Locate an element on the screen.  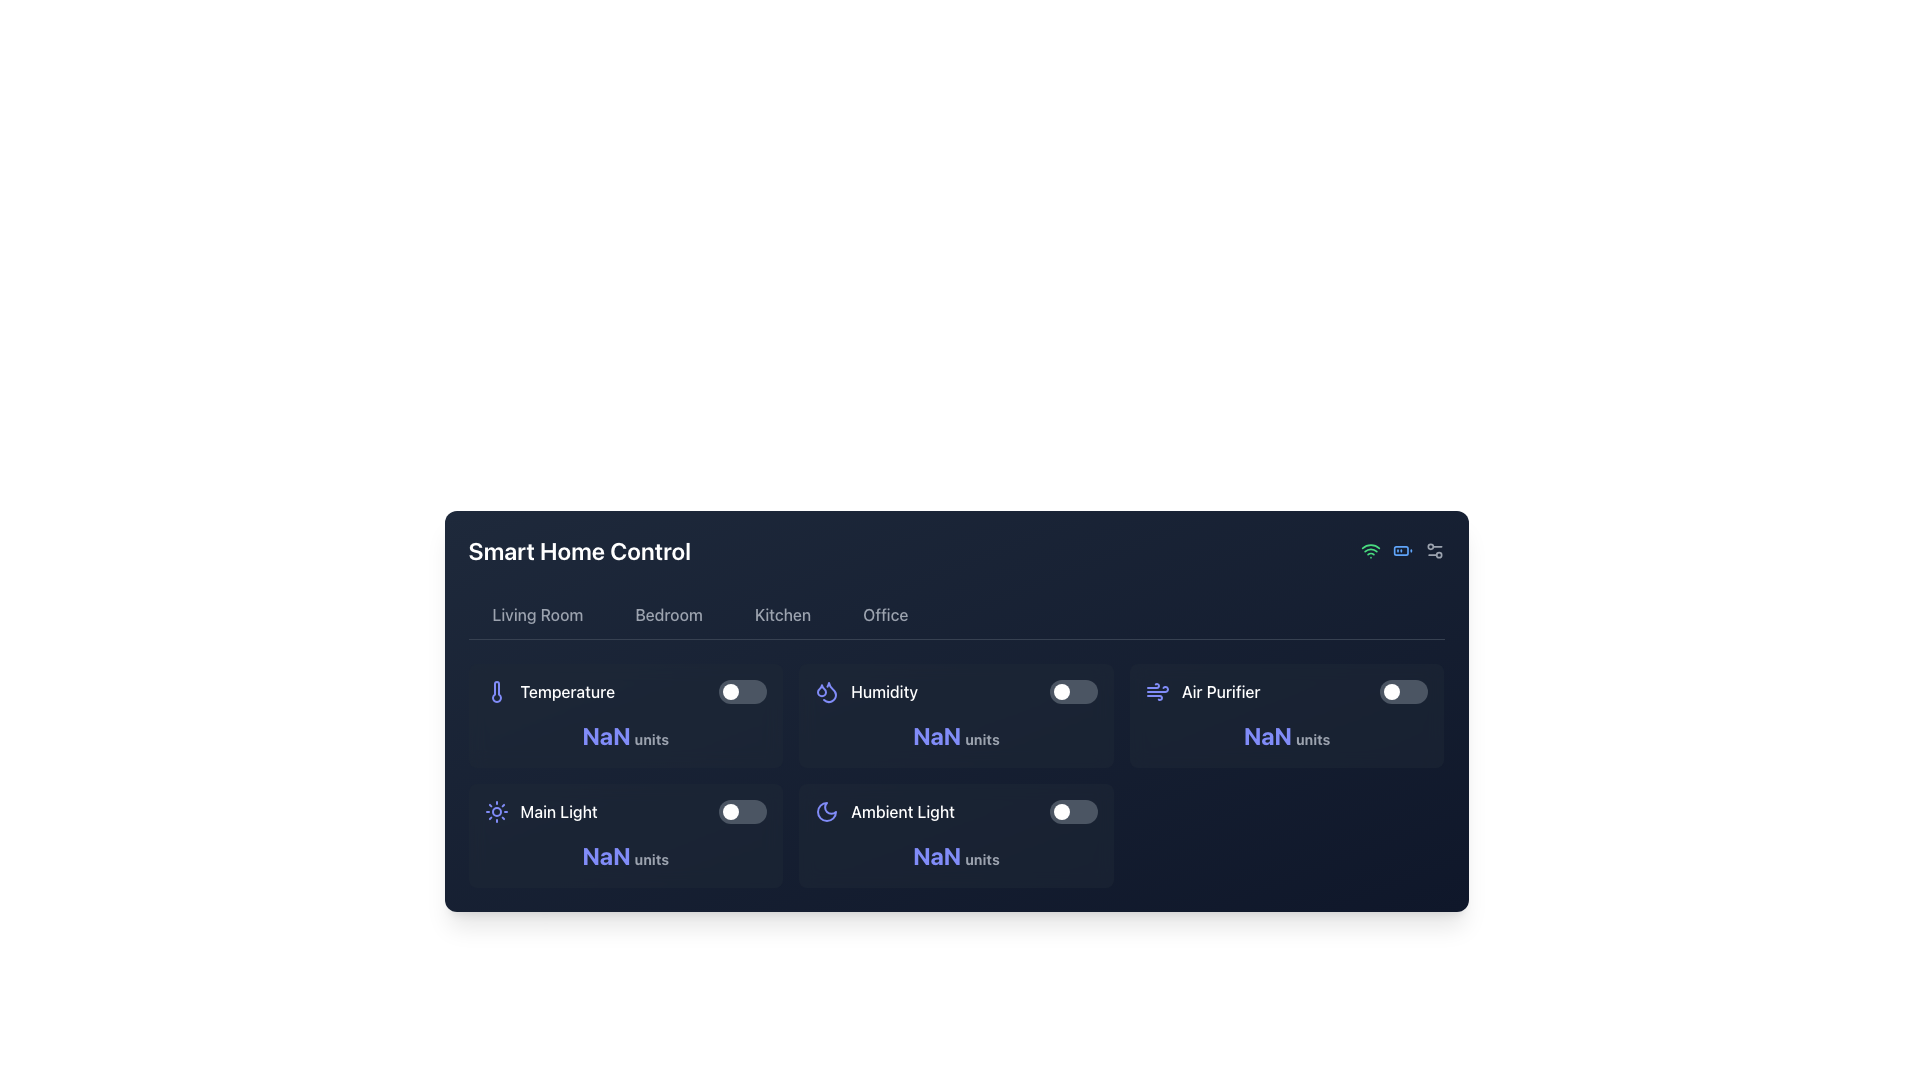
the text display that shows 'NaNunits', which has 'NaN' in bold light indigo and 'units' in smaller gray font, located under the 'Temperature' label is located at coordinates (624, 736).